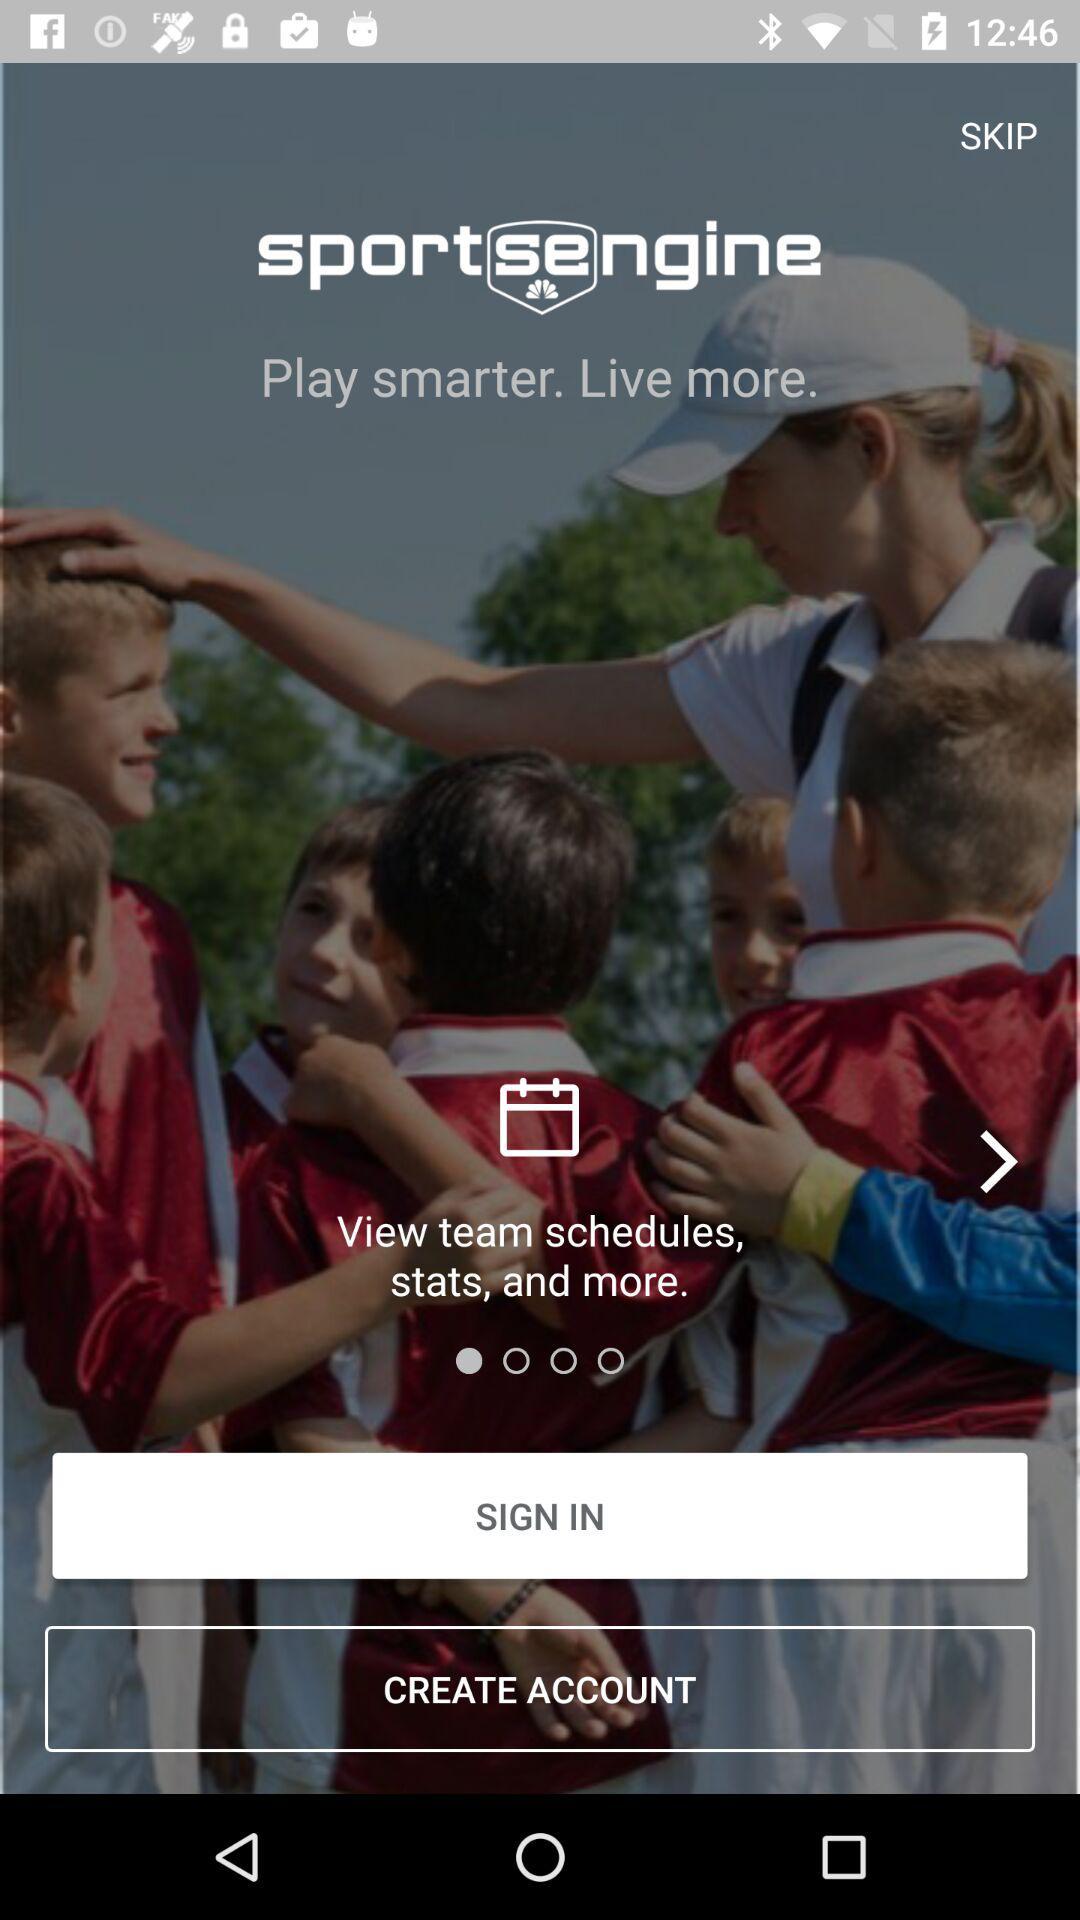 This screenshot has height=1920, width=1080. What do you see at coordinates (540, 1515) in the screenshot?
I see `item above create account` at bounding box center [540, 1515].